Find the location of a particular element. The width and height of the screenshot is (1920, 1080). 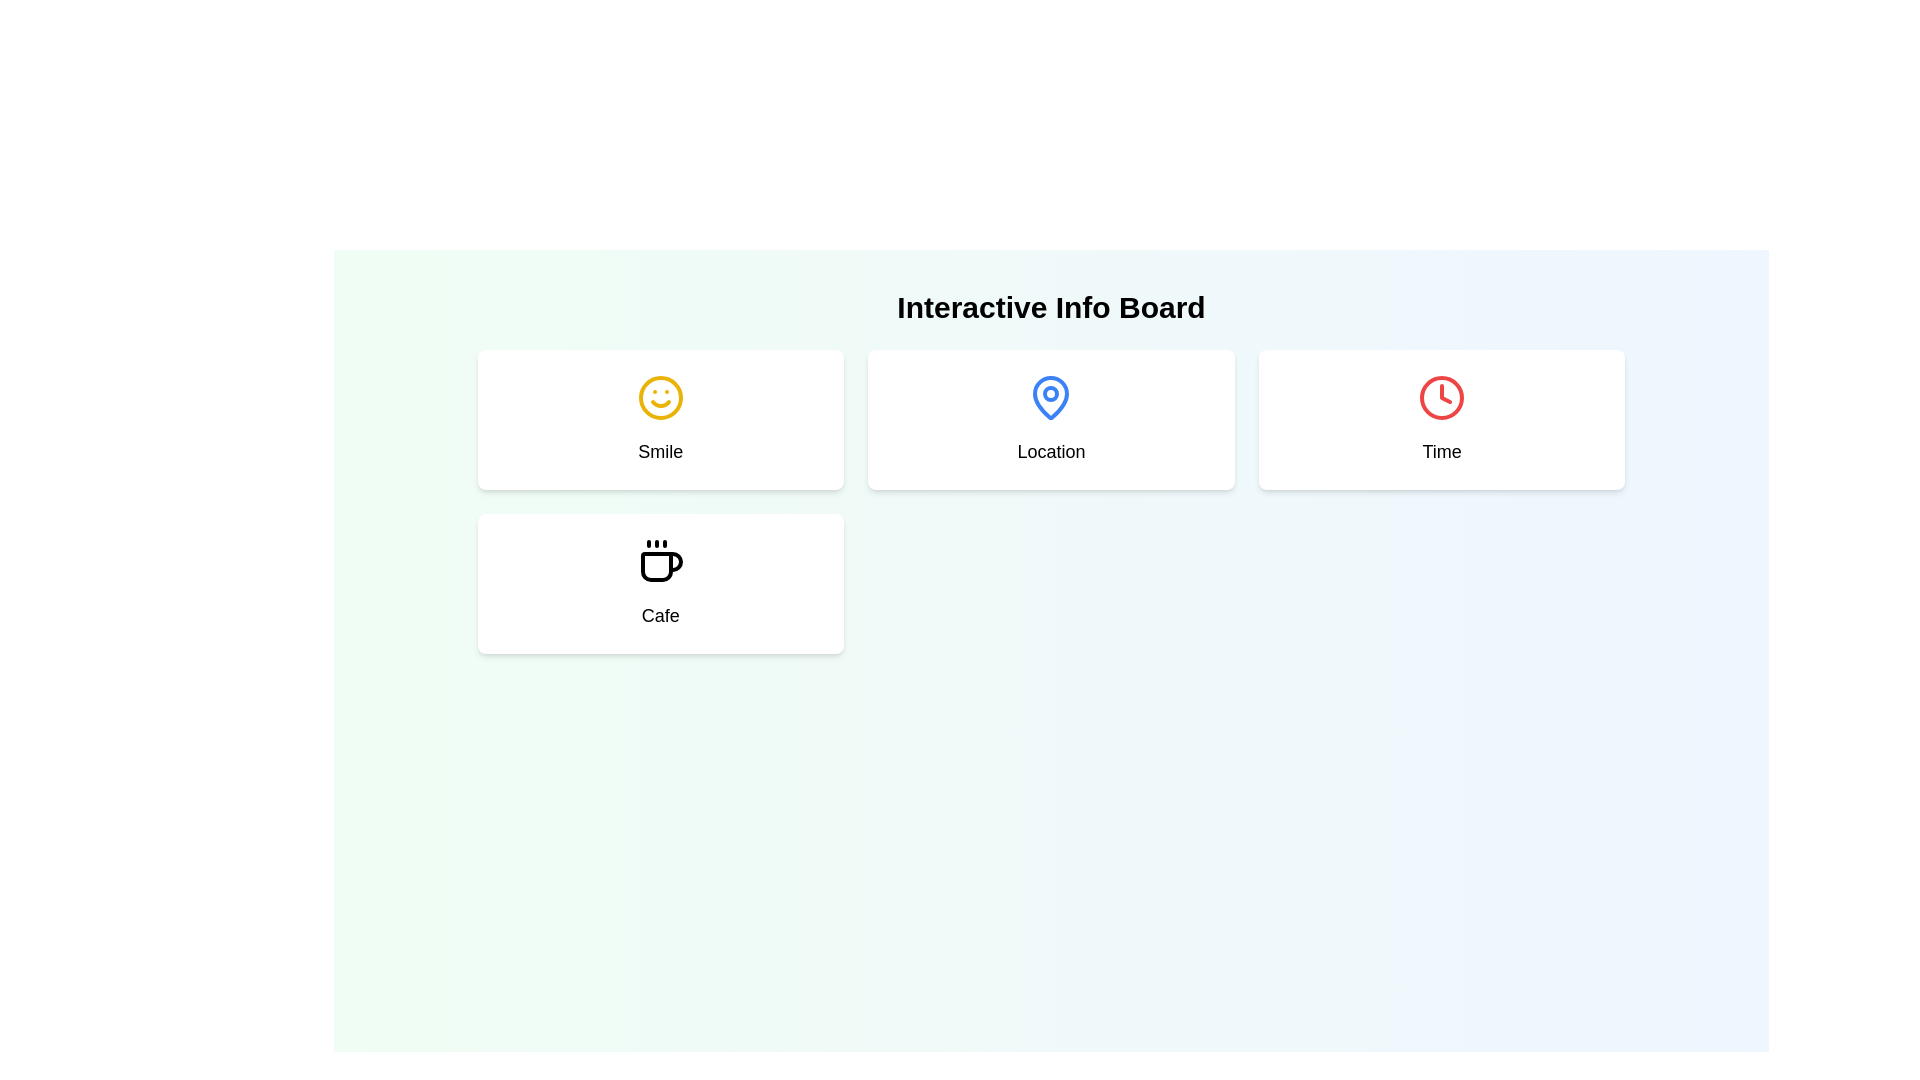

the triangular indicator of the clock icon located inside the 'Time' button in the top-right corner of the interface is located at coordinates (1446, 393).